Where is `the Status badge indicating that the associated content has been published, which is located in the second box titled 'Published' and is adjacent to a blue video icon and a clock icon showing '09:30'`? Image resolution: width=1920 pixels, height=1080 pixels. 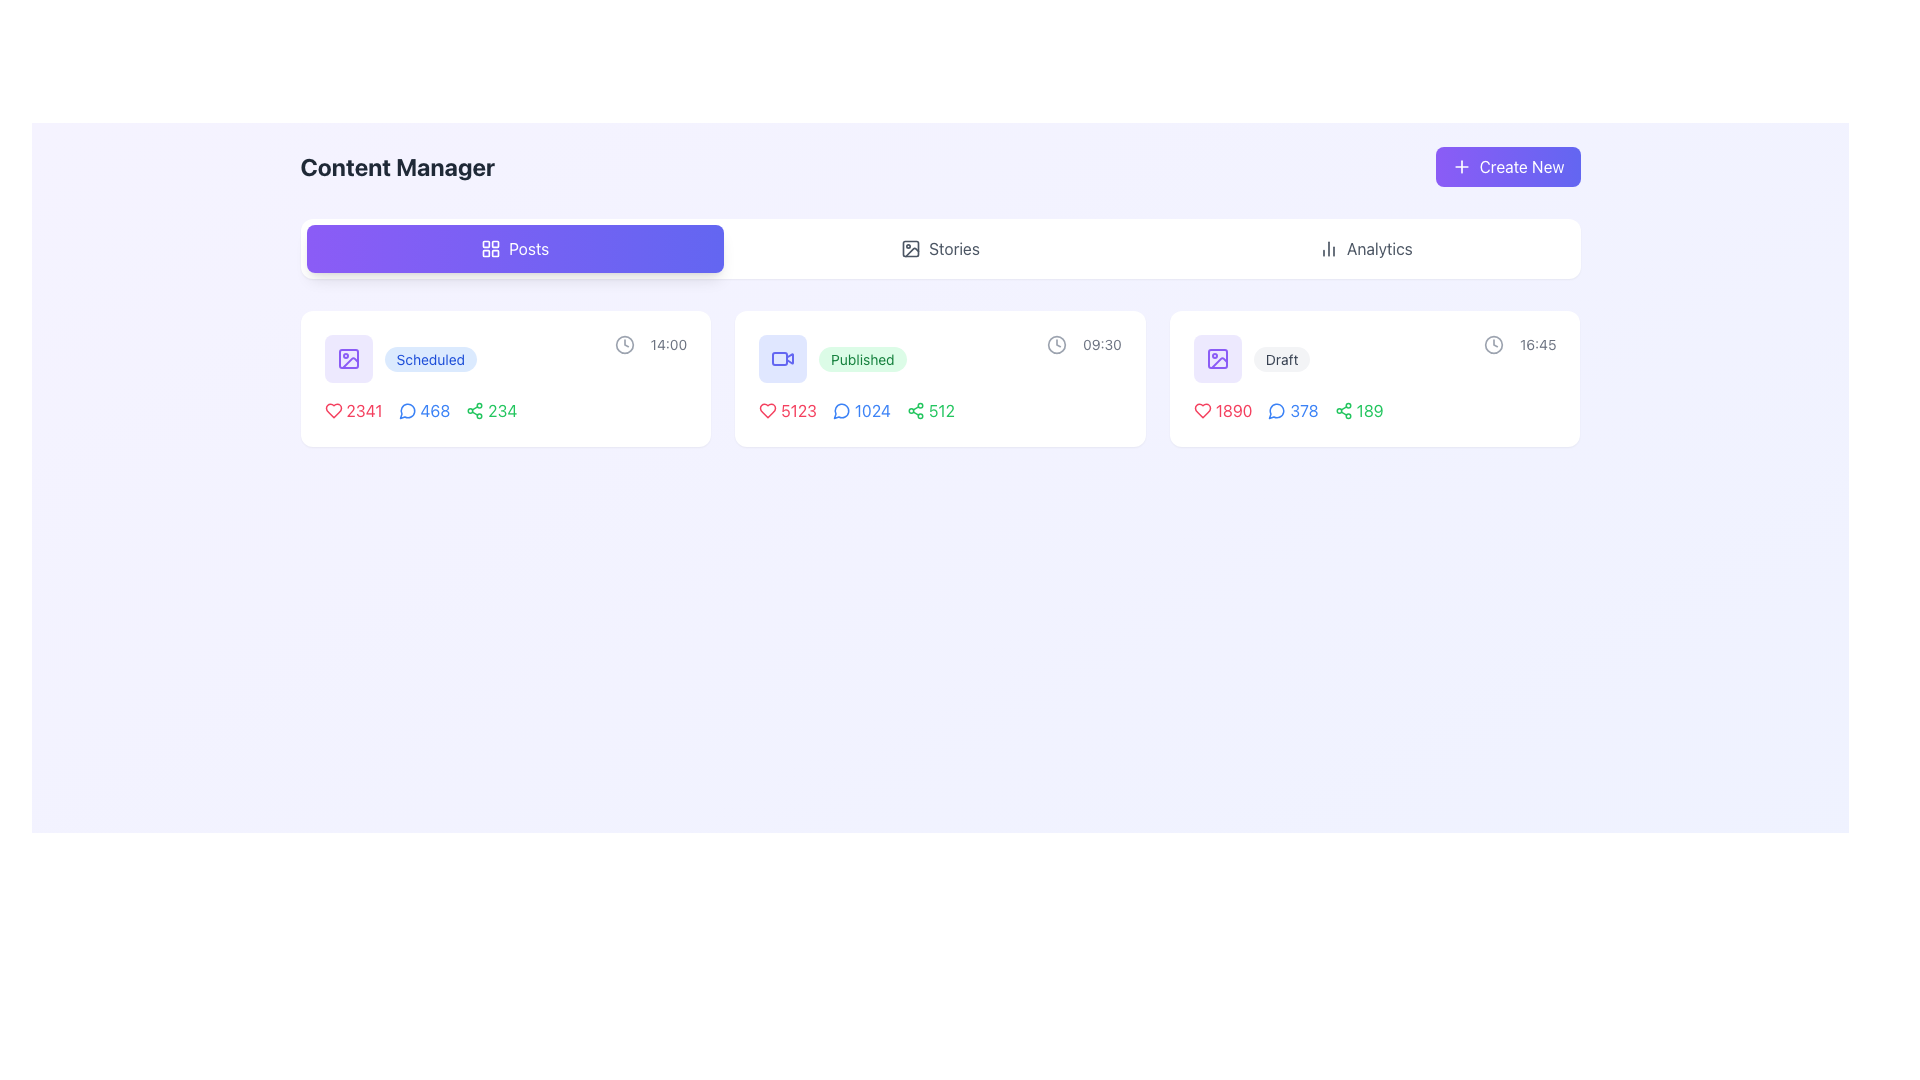 the Status badge indicating that the associated content has been published, which is located in the second box titled 'Published' and is adjacent to a blue video icon and a clock icon showing '09:30' is located at coordinates (832, 357).